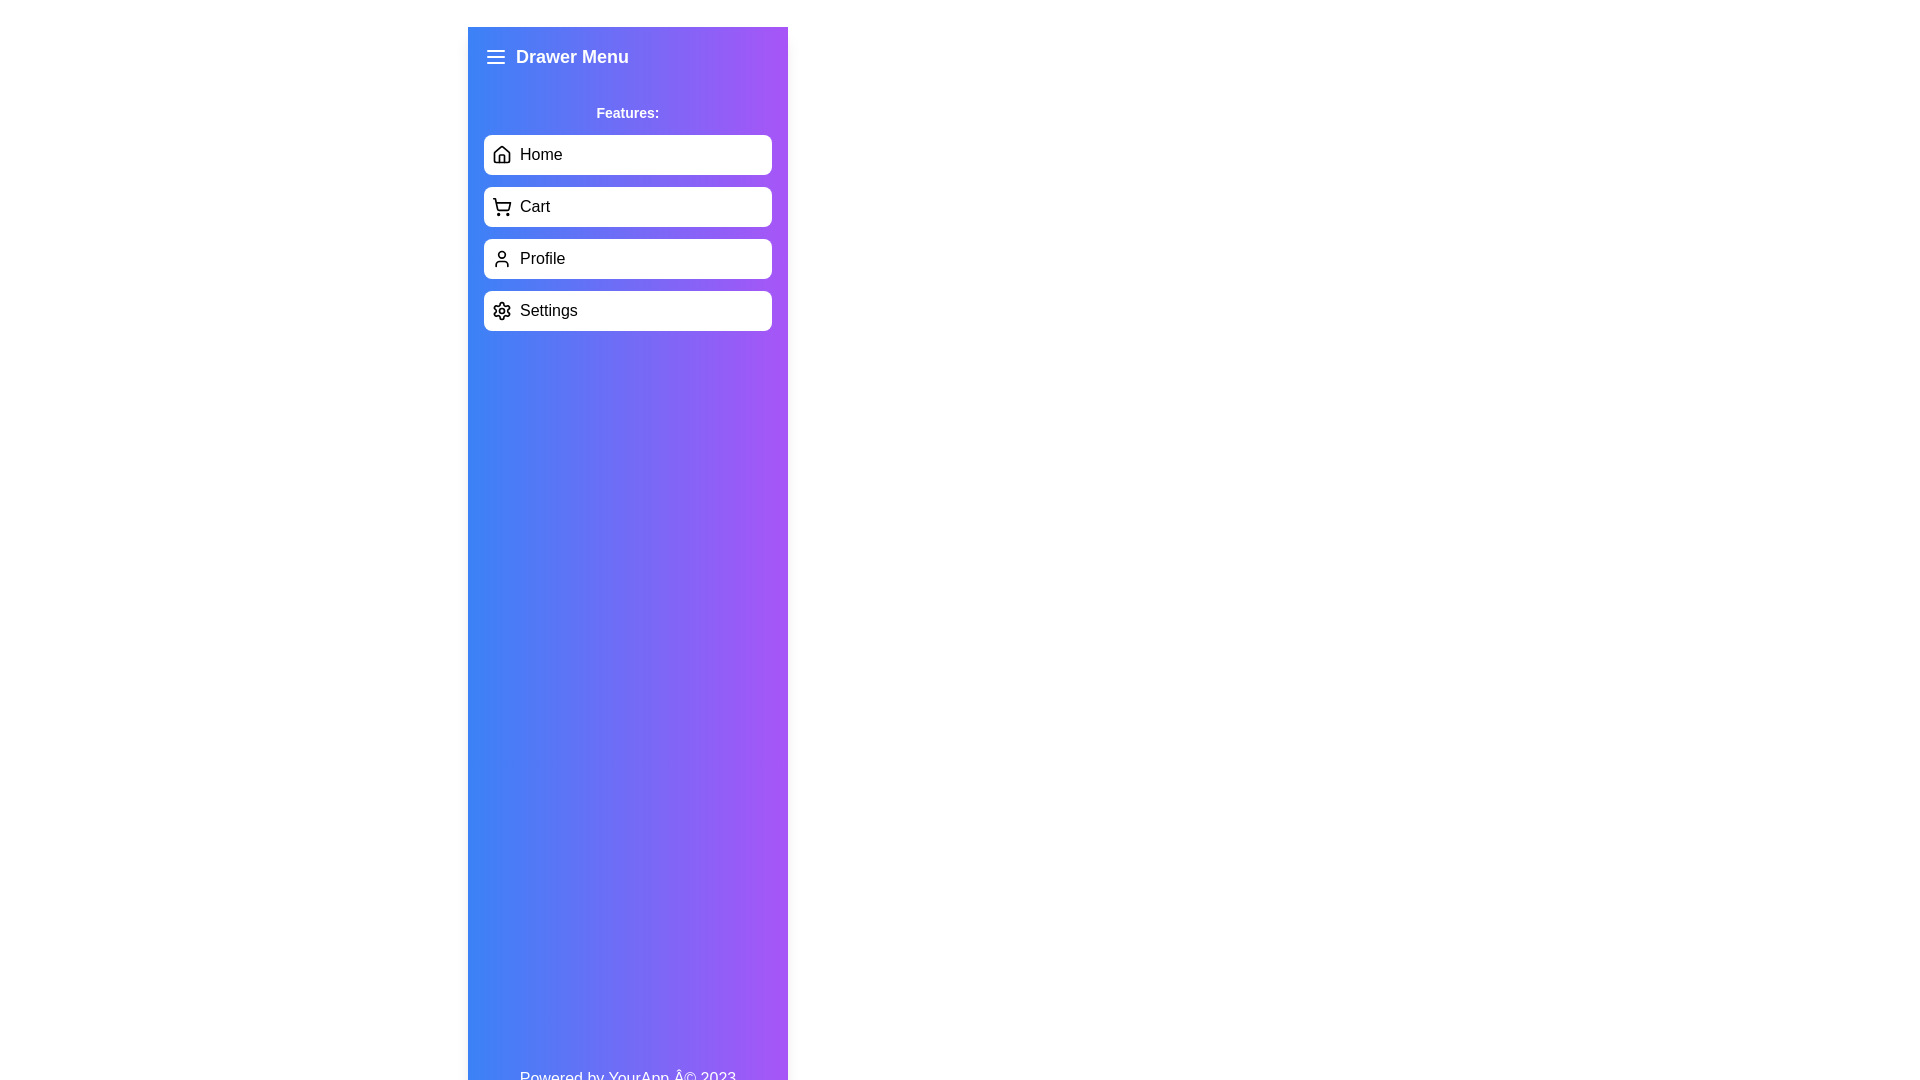 The image size is (1920, 1080). I want to click on the 'Profile' menu option, which is the third item in a sidebar menu, so click(627, 257).